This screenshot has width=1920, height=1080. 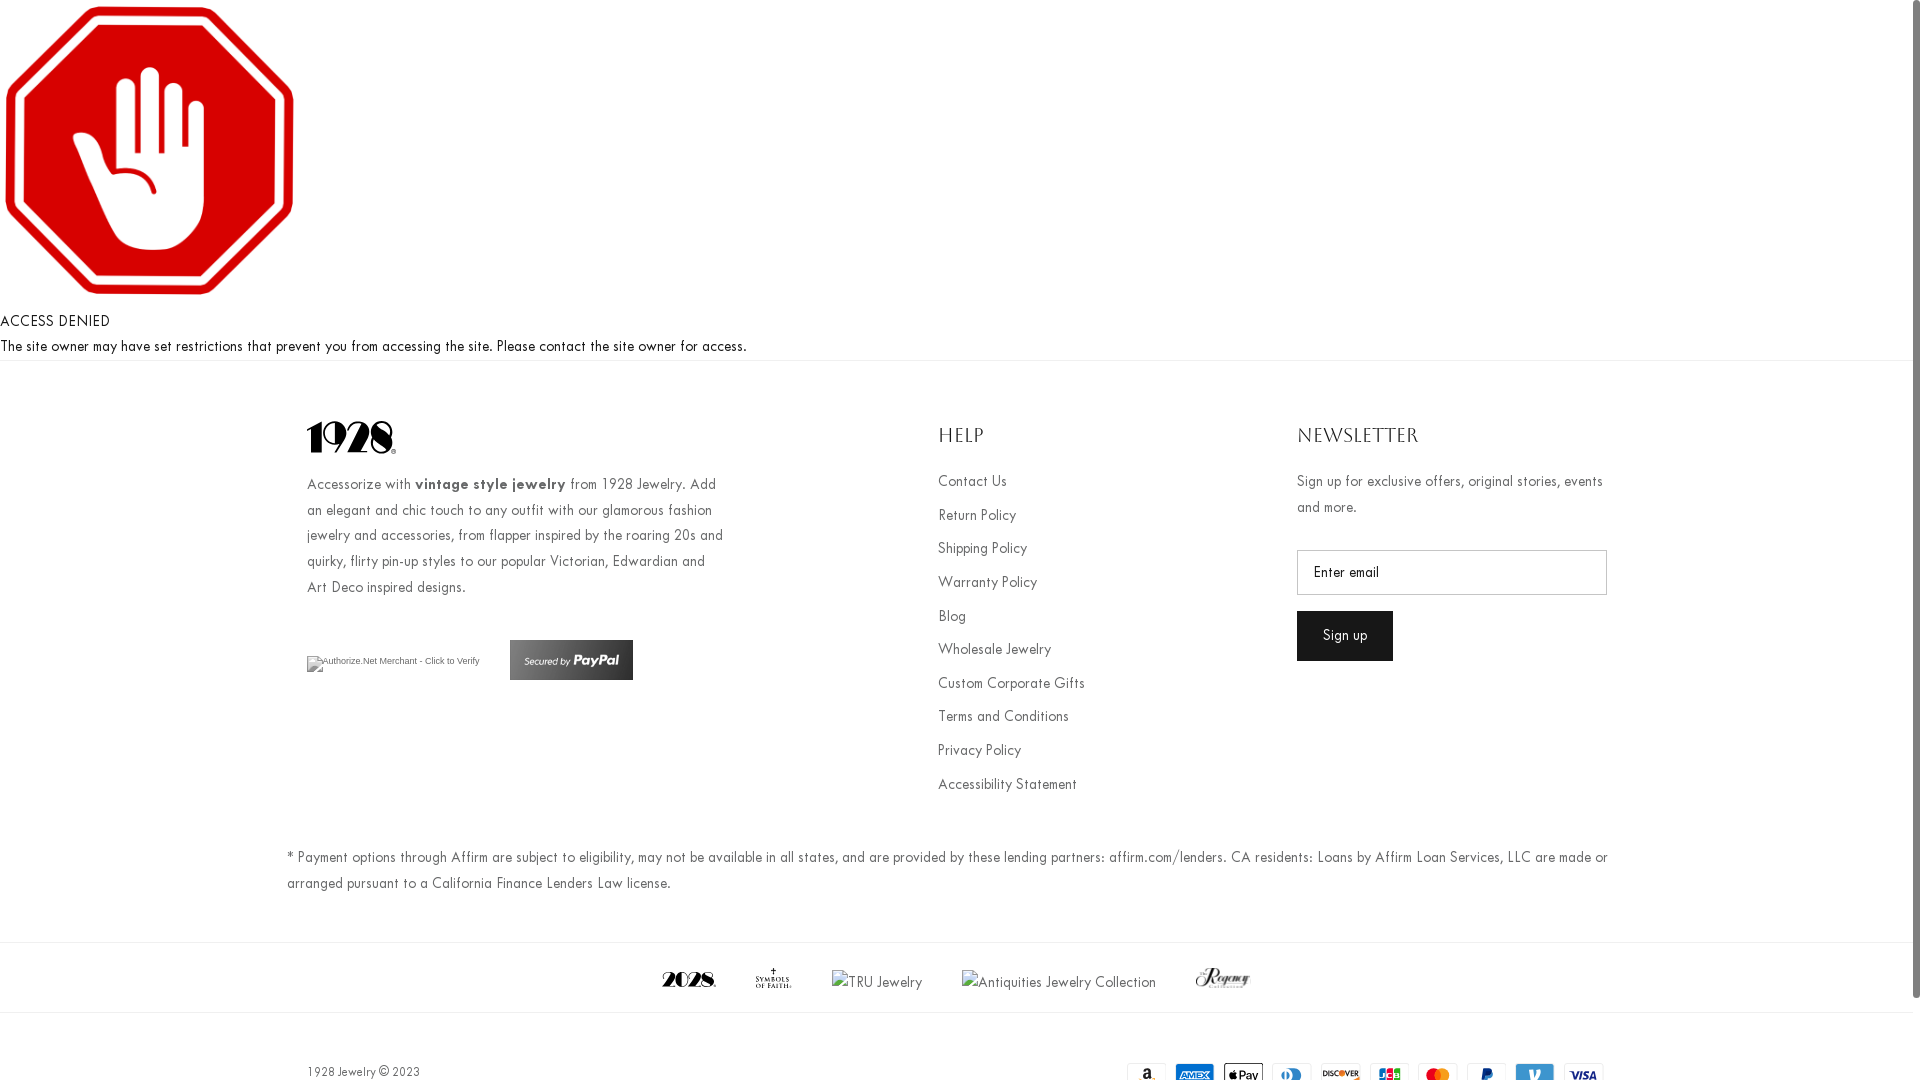 What do you see at coordinates (982, 548) in the screenshot?
I see `'Shipping Policy'` at bounding box center [982, 548].